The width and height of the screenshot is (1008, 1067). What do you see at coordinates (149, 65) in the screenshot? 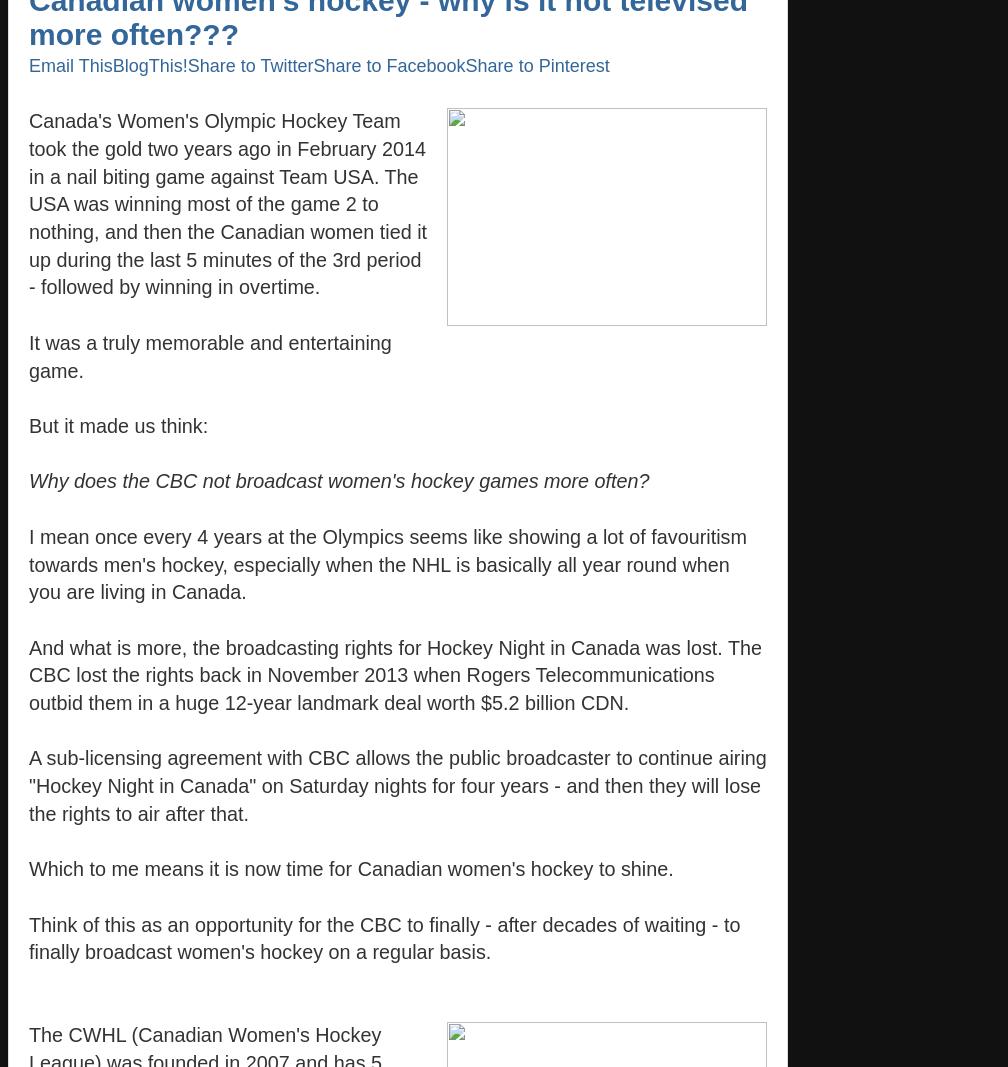
I see `'BlogThis!'` at bounding box center [149, 65].